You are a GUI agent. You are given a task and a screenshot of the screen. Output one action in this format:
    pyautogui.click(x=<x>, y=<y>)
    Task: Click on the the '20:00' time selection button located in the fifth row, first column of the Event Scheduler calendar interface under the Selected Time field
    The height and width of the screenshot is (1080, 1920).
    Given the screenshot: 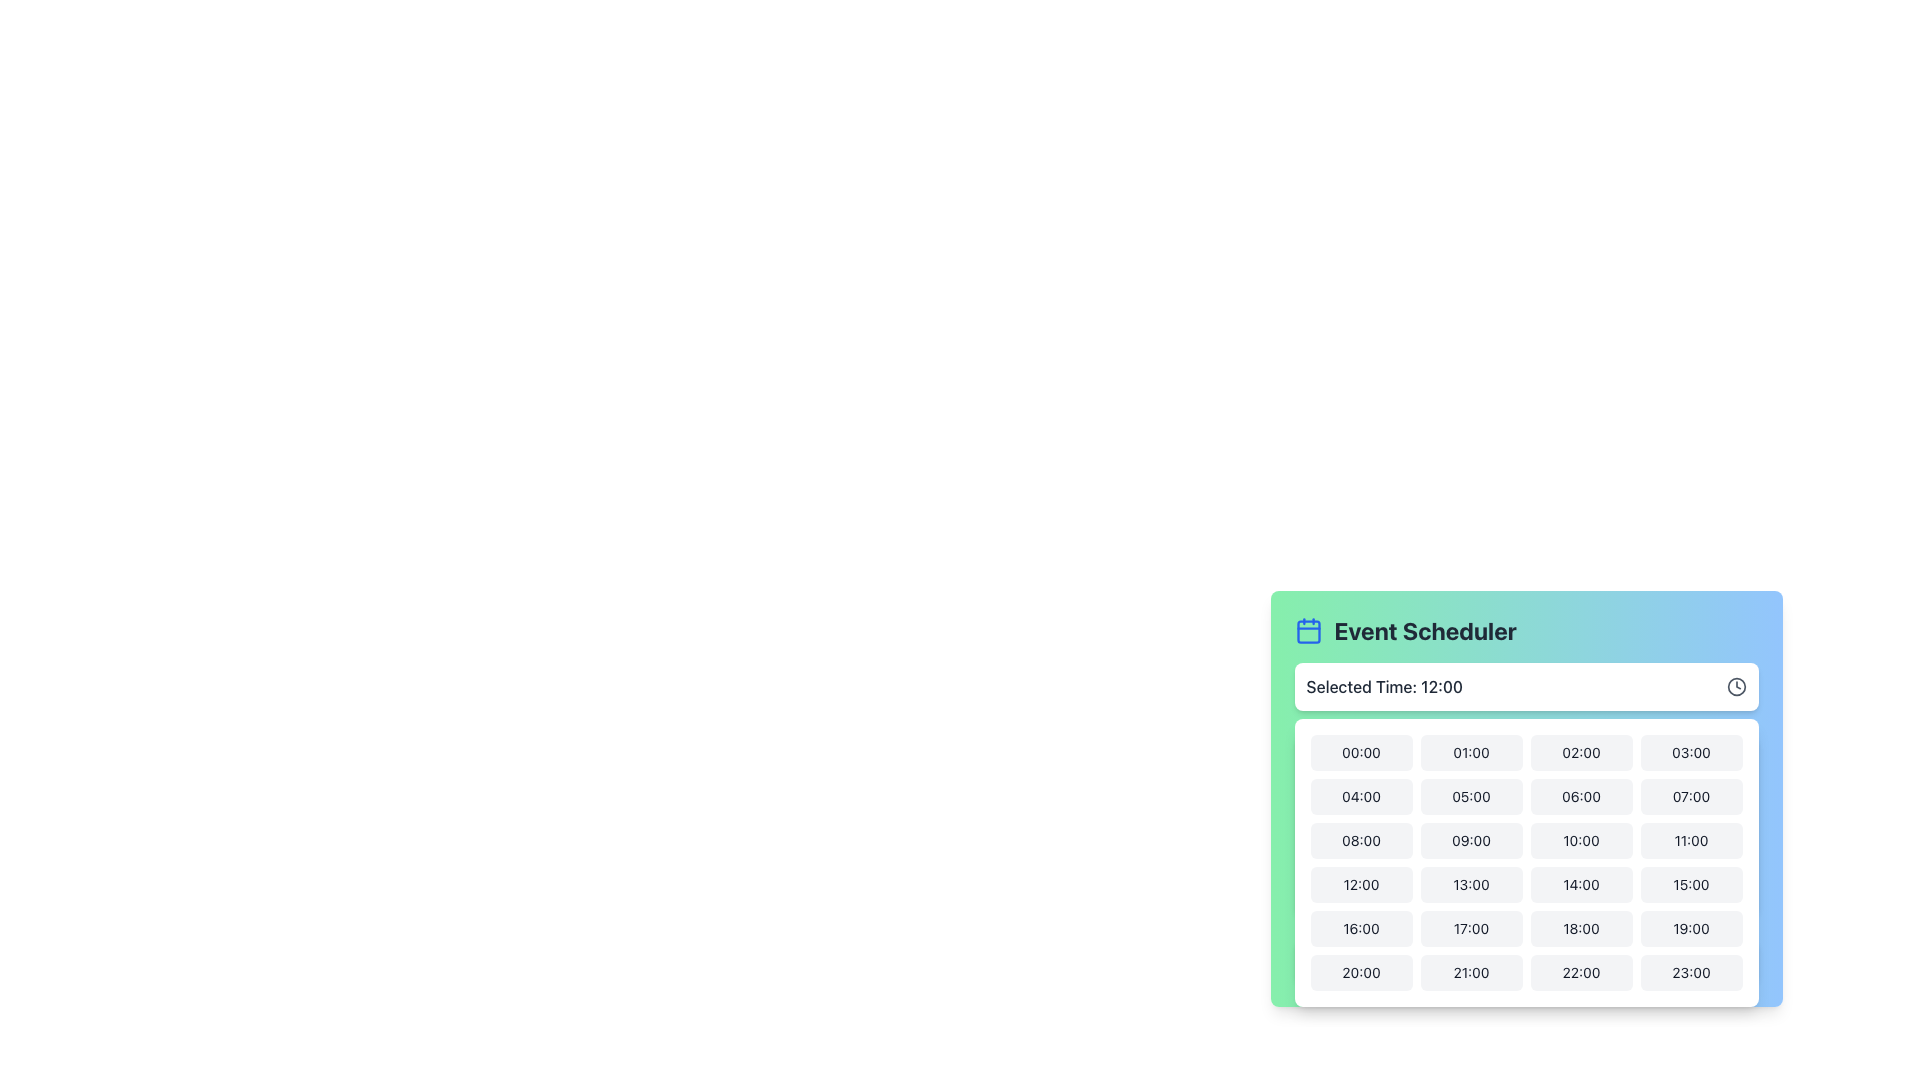 What is the action you would take?
    pyautogui.click(x=1360, y=971)
    